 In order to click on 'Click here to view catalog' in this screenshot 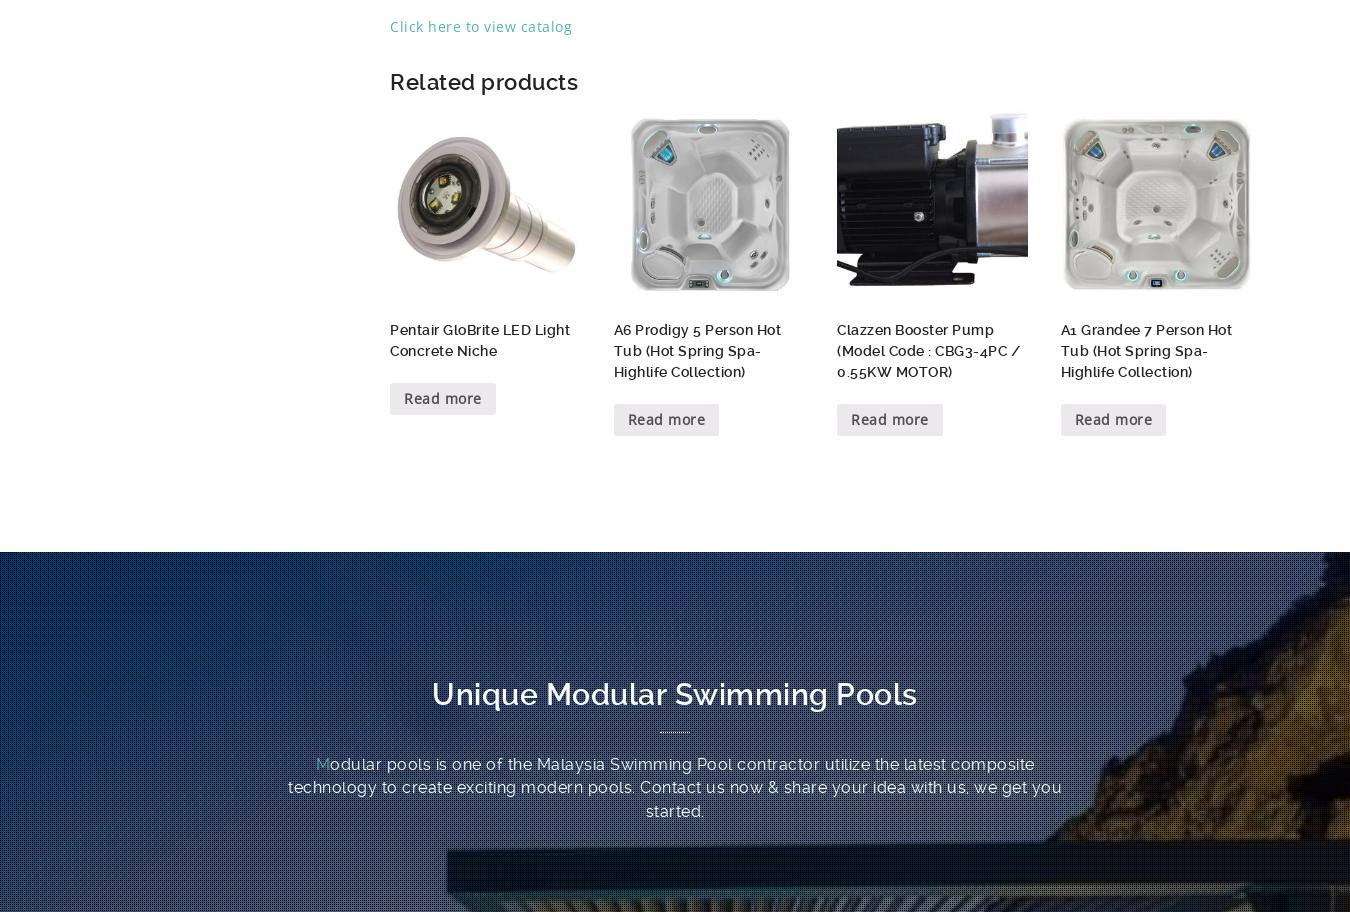, I will do `click(480, 25)`.